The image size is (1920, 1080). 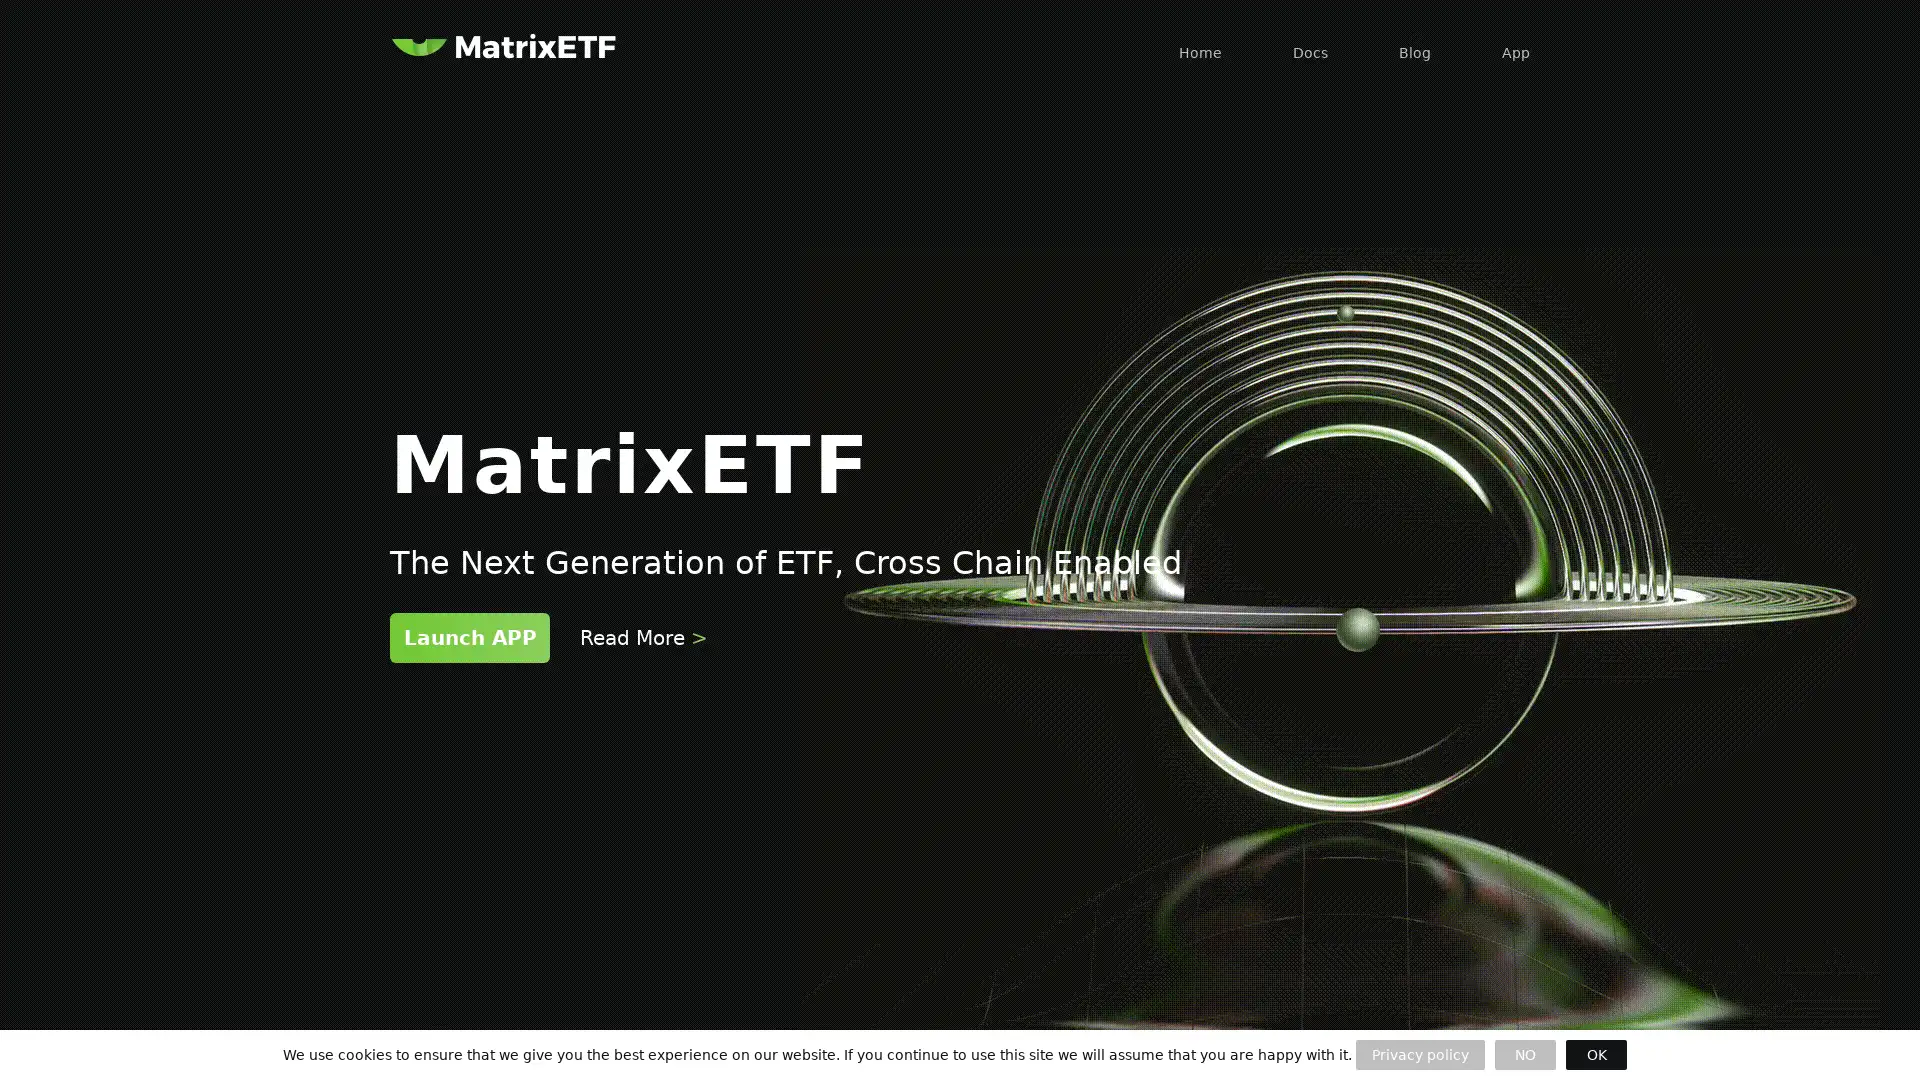 What do you see at coordinates (1524, 1054) in the screenshot?
I see `NO` at bounding box center [1524, 1054].